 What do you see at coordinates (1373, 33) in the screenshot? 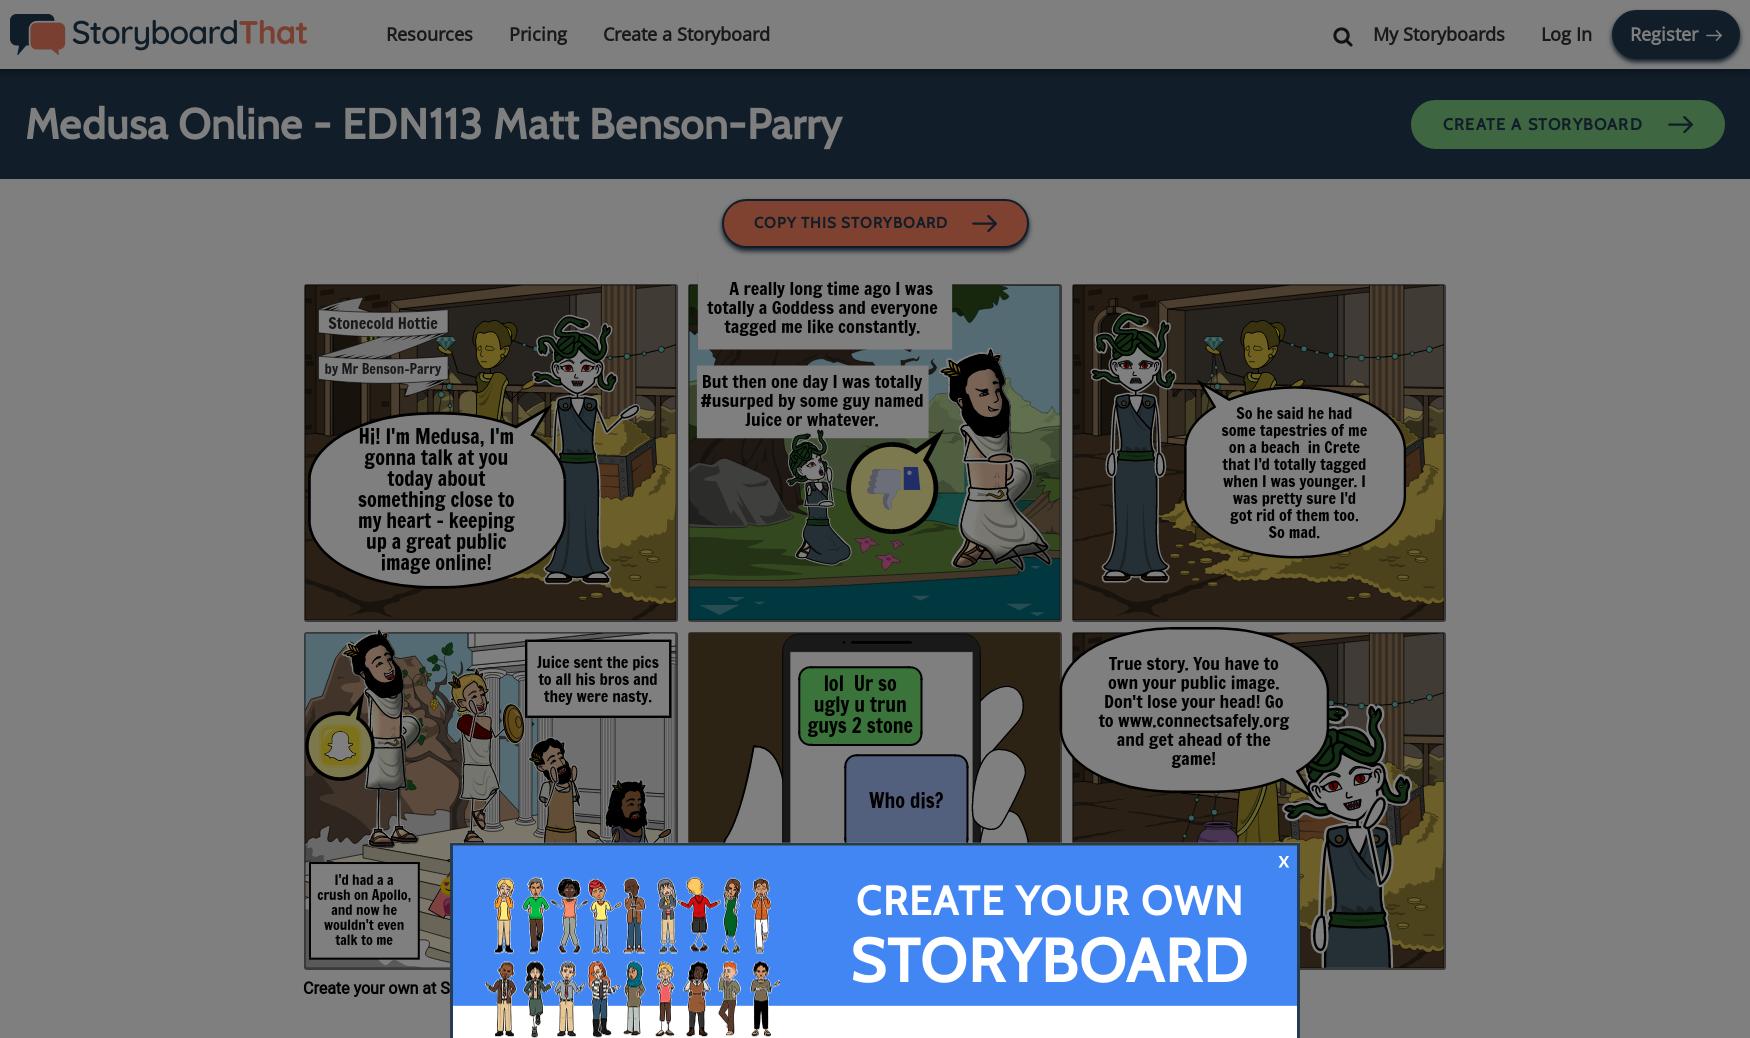
I see `'My Storyboards'` at bounding box center [1373, 33].